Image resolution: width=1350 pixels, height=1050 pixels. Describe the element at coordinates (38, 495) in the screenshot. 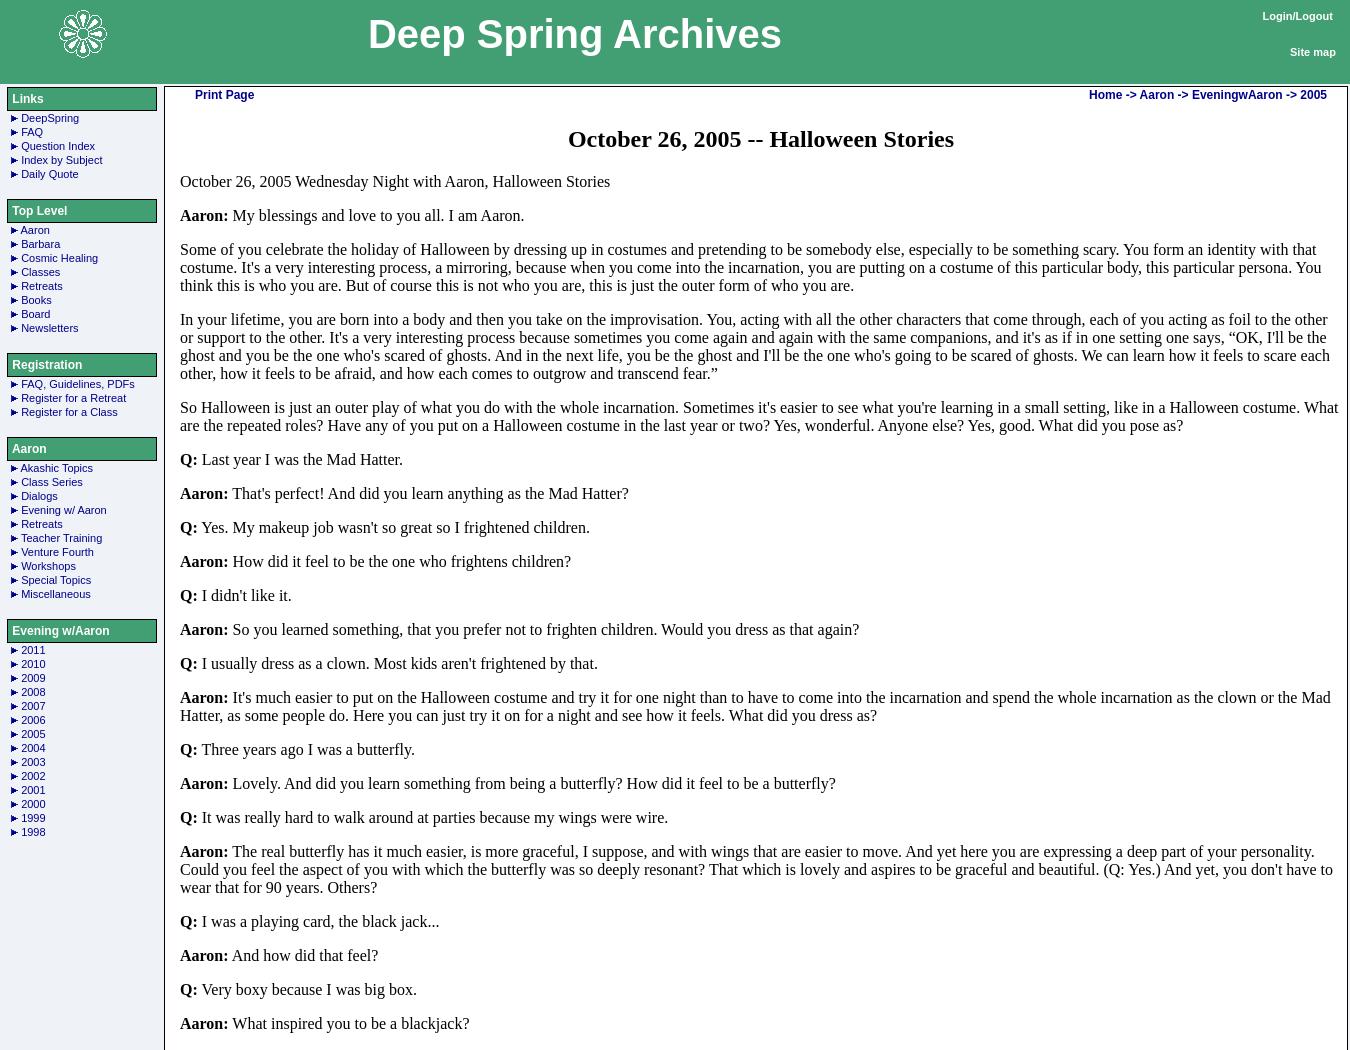

I see `'Dialogs'` at that location.